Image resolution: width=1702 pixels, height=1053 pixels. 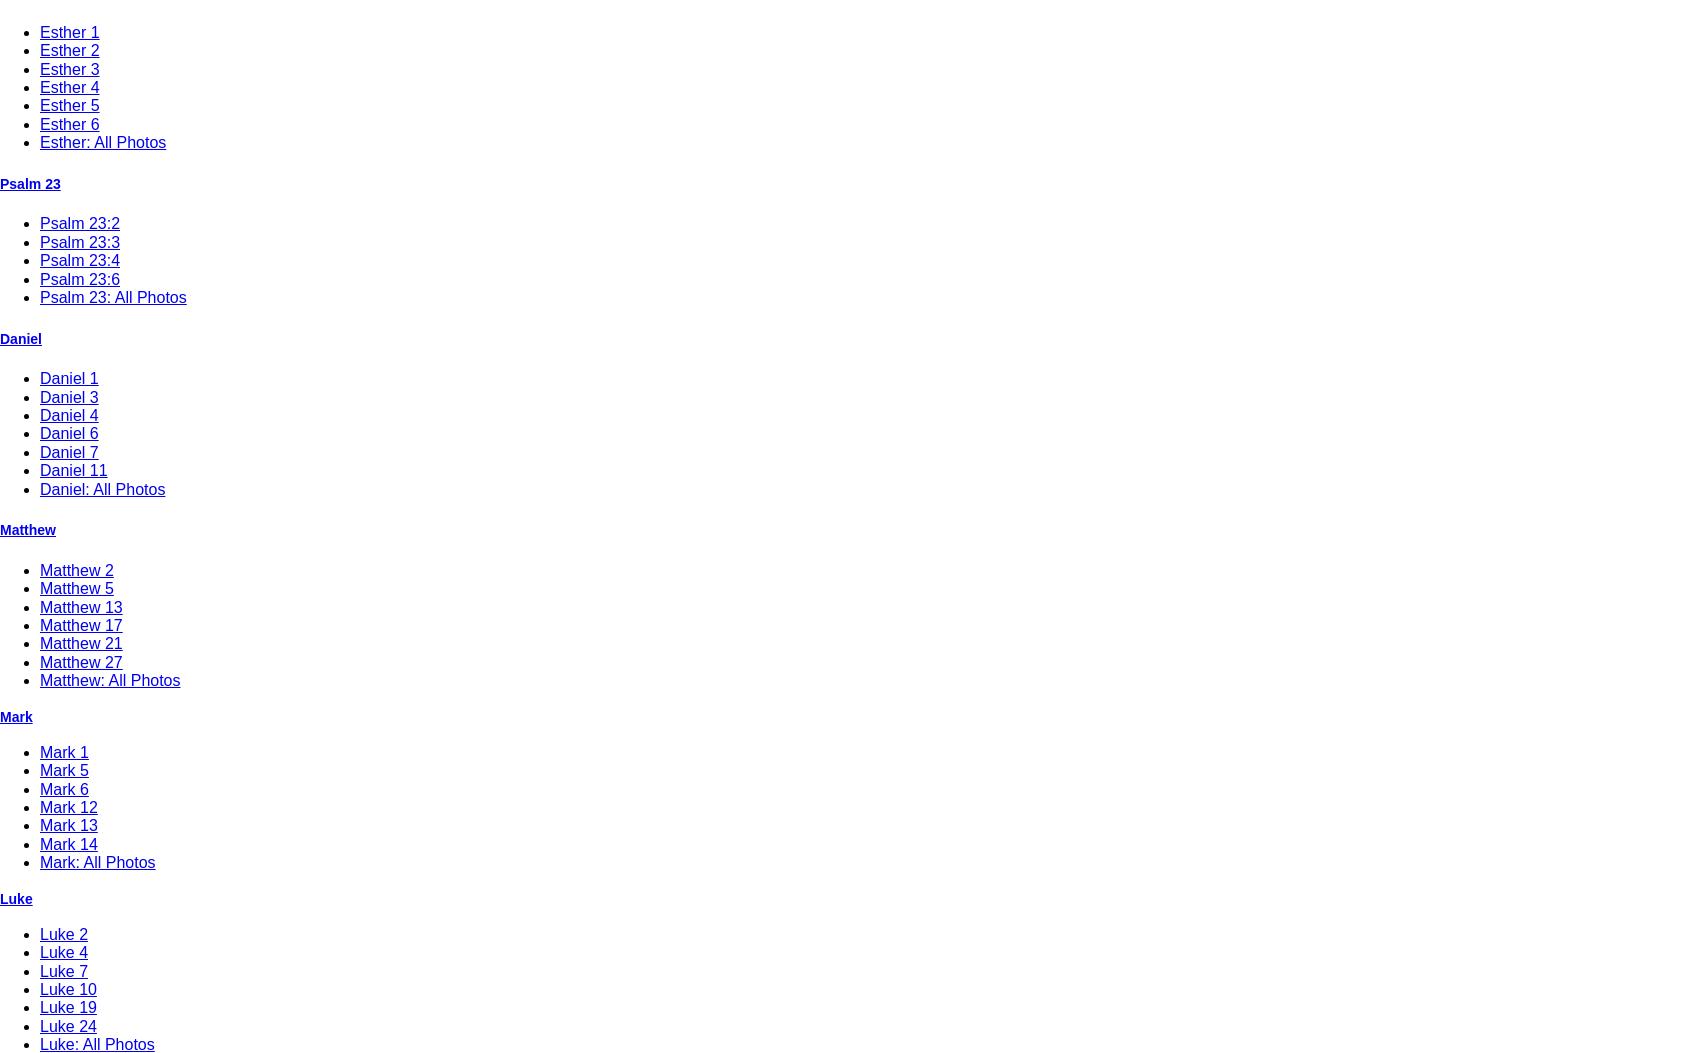 I want to click on 'Psalm 23', so click(x=29, y=182).